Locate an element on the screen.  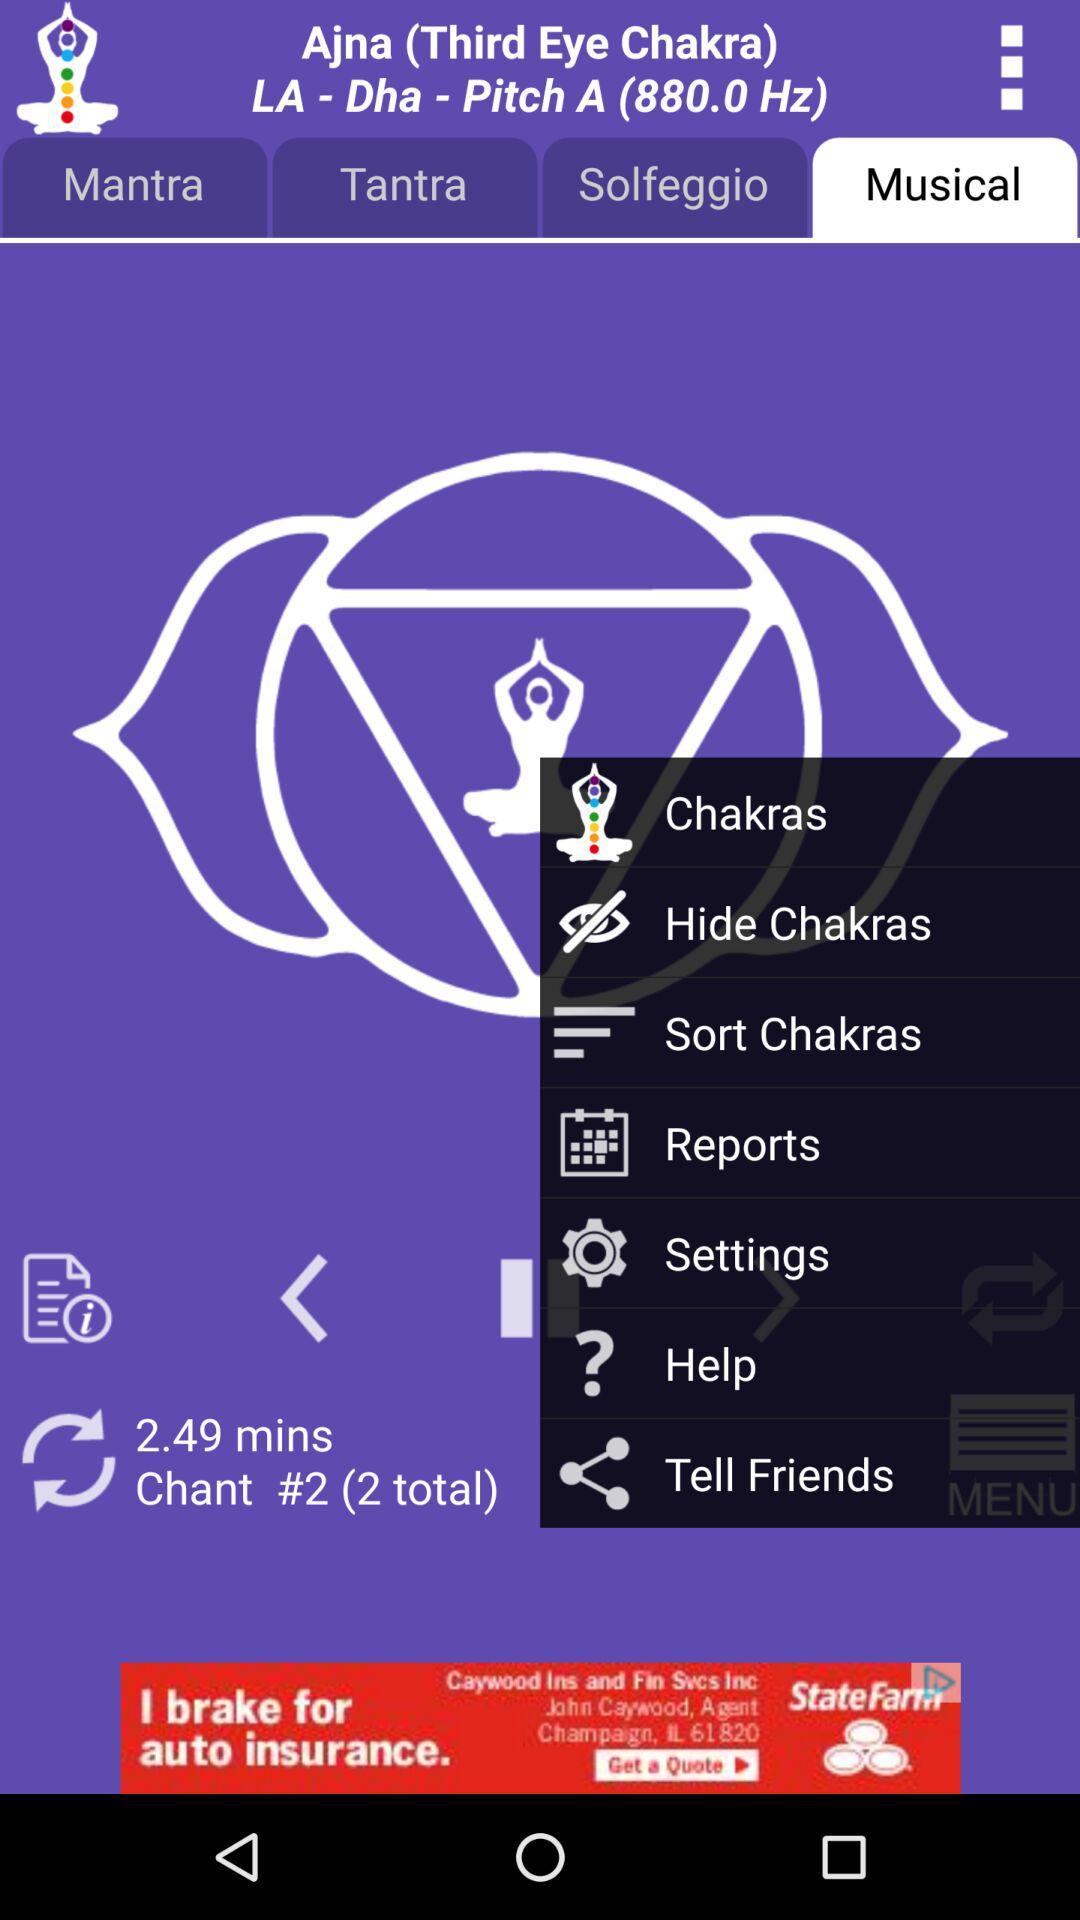
the description icon is located at coordinates (66, 1388).